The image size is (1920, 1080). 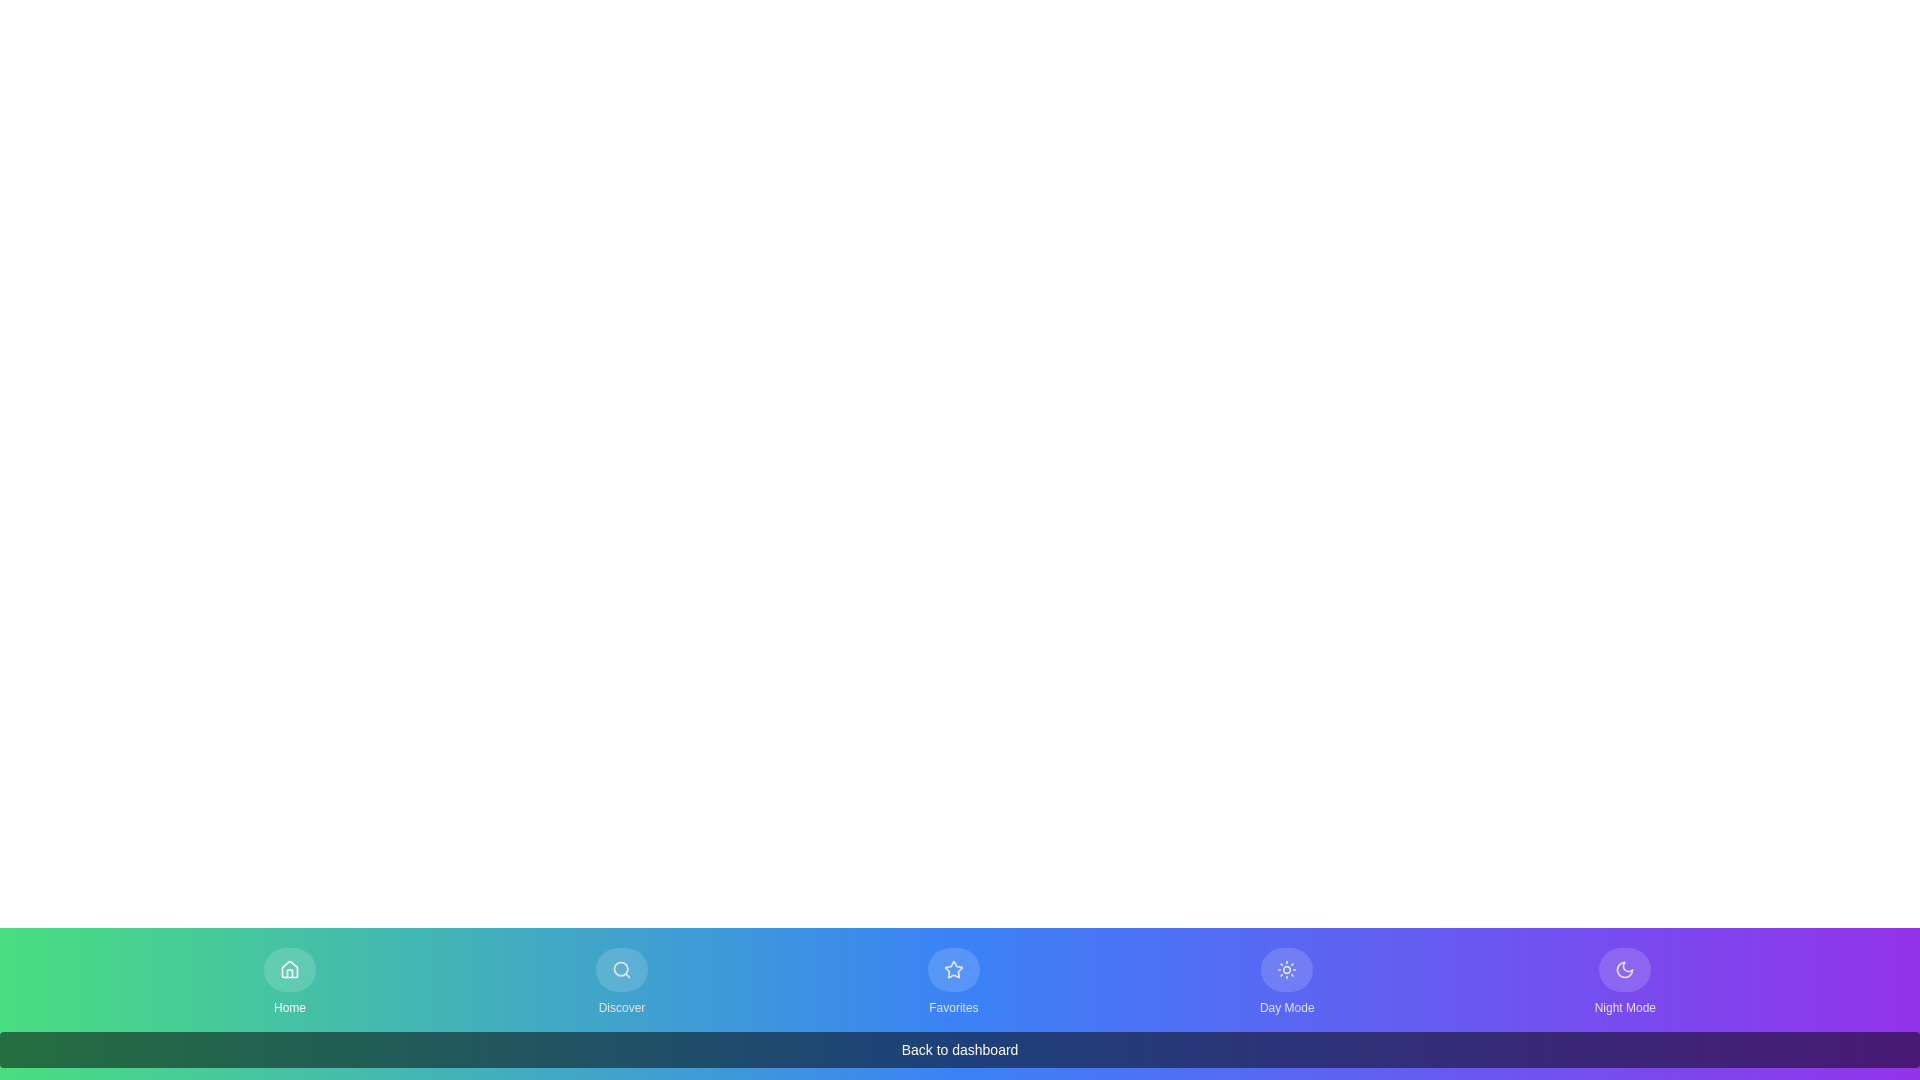 What do you see at coordinates (1625, 981) in the screenshot?
I see `the Night Mode tab by clicking the corresponding button` at bounding box center [1625, 981].